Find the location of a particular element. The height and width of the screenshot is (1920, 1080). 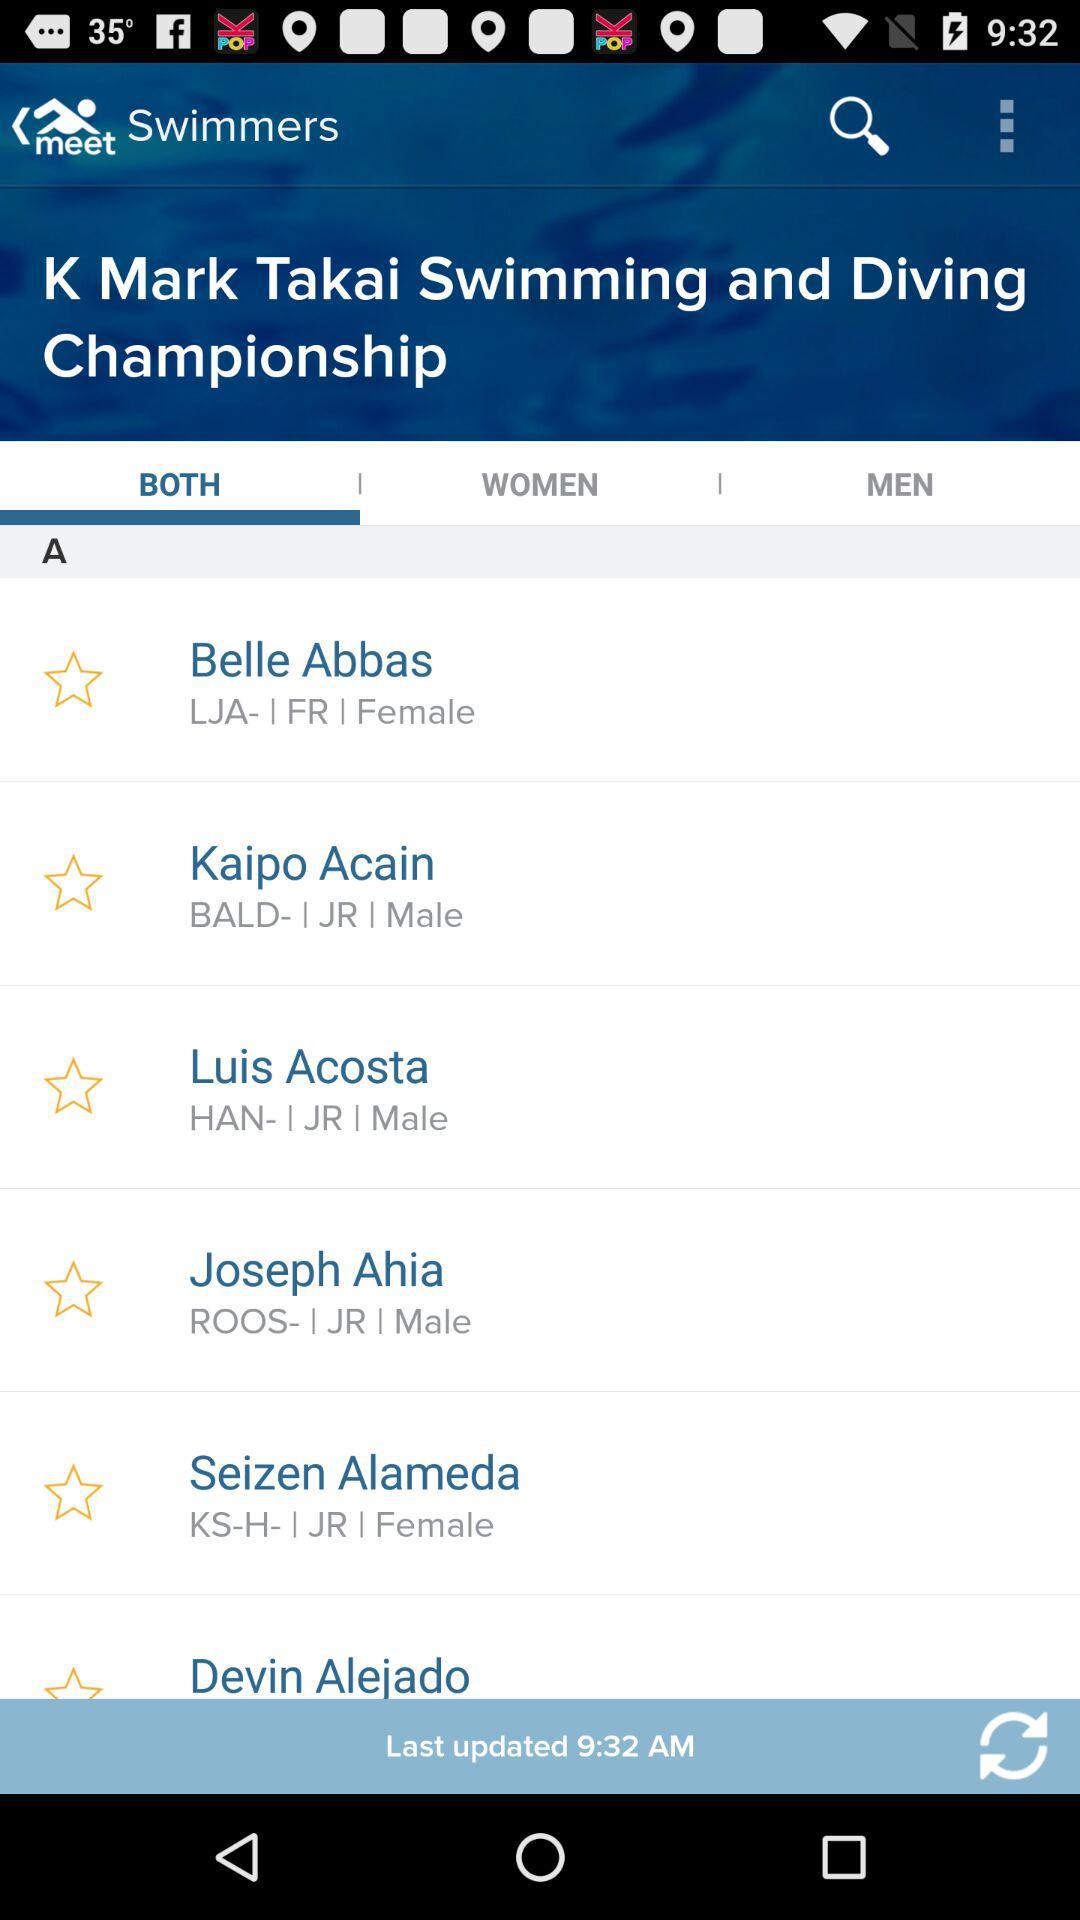

the item to the left of the men is located at coordinates (540, 483).